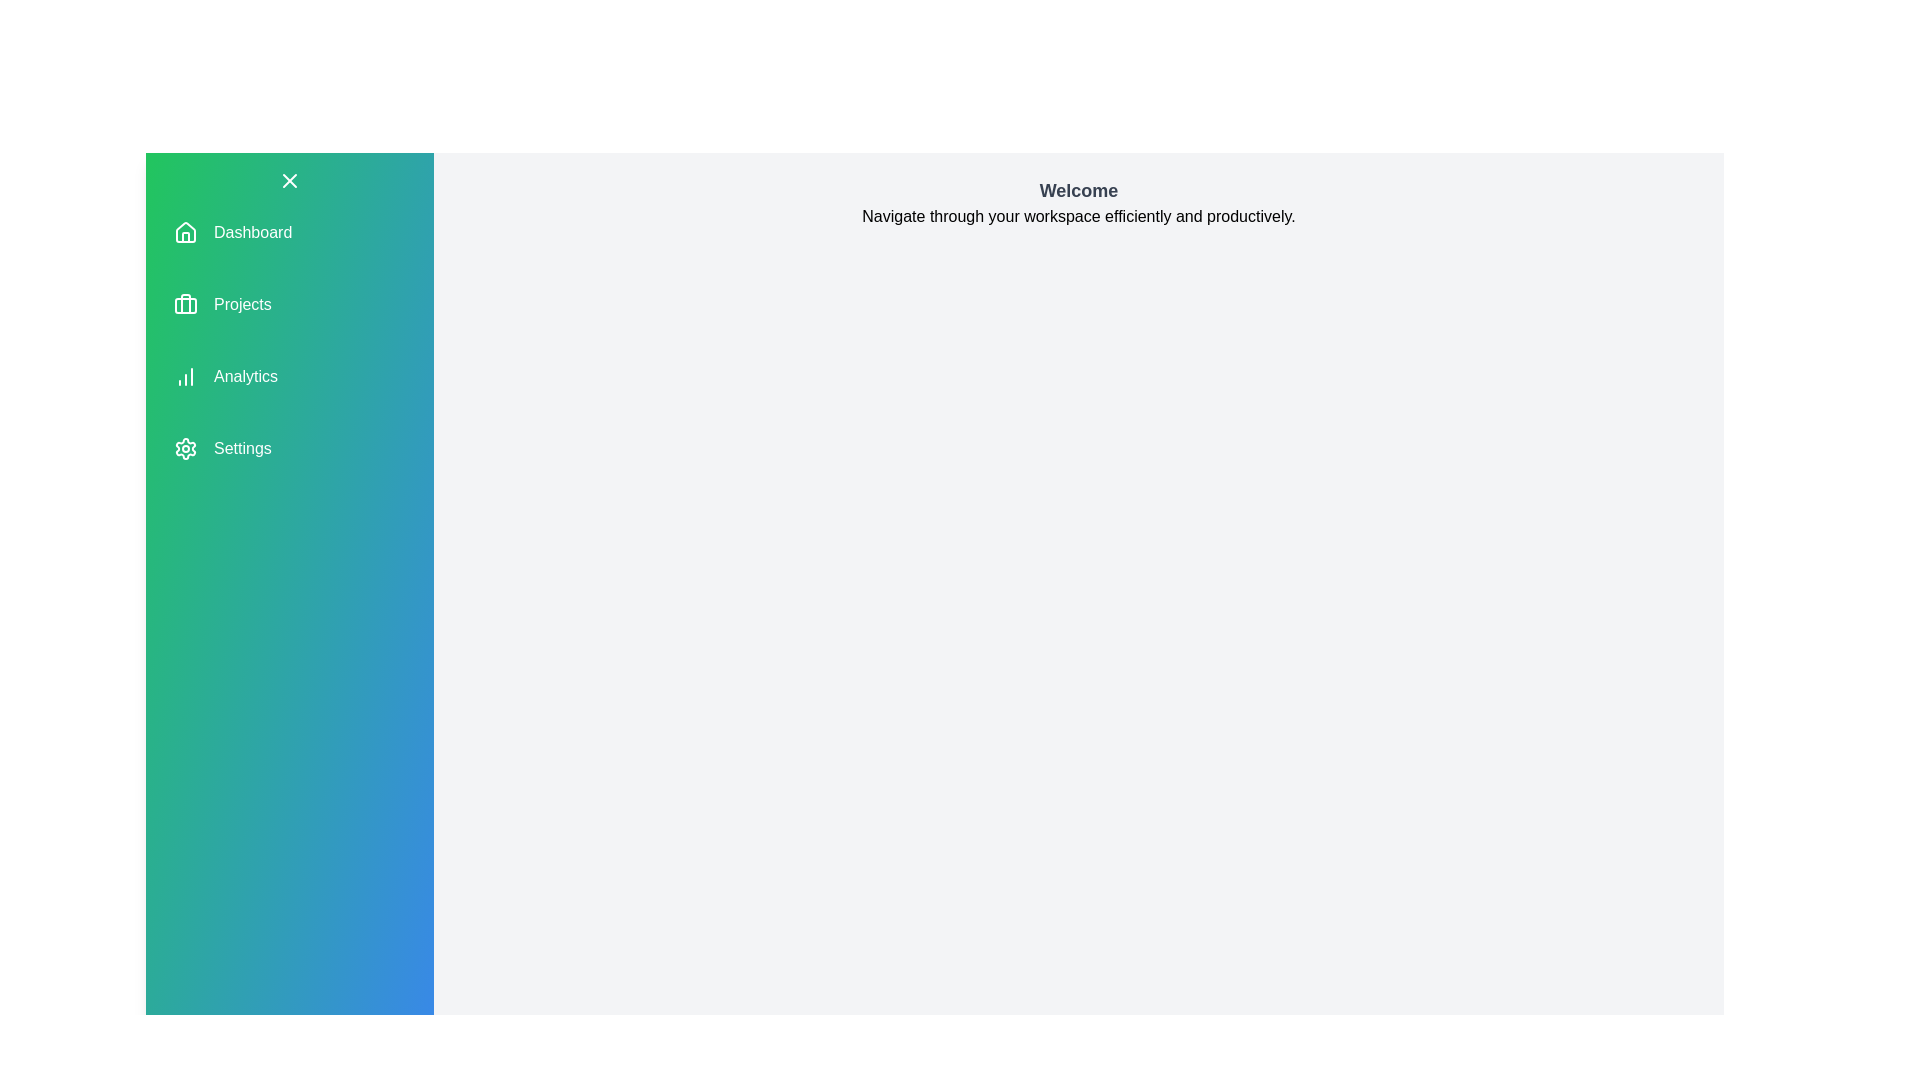  Describe the element at coordinates (244, 377) in the screenshot. I see `the navigation item corresponding to Analytics` at that location.